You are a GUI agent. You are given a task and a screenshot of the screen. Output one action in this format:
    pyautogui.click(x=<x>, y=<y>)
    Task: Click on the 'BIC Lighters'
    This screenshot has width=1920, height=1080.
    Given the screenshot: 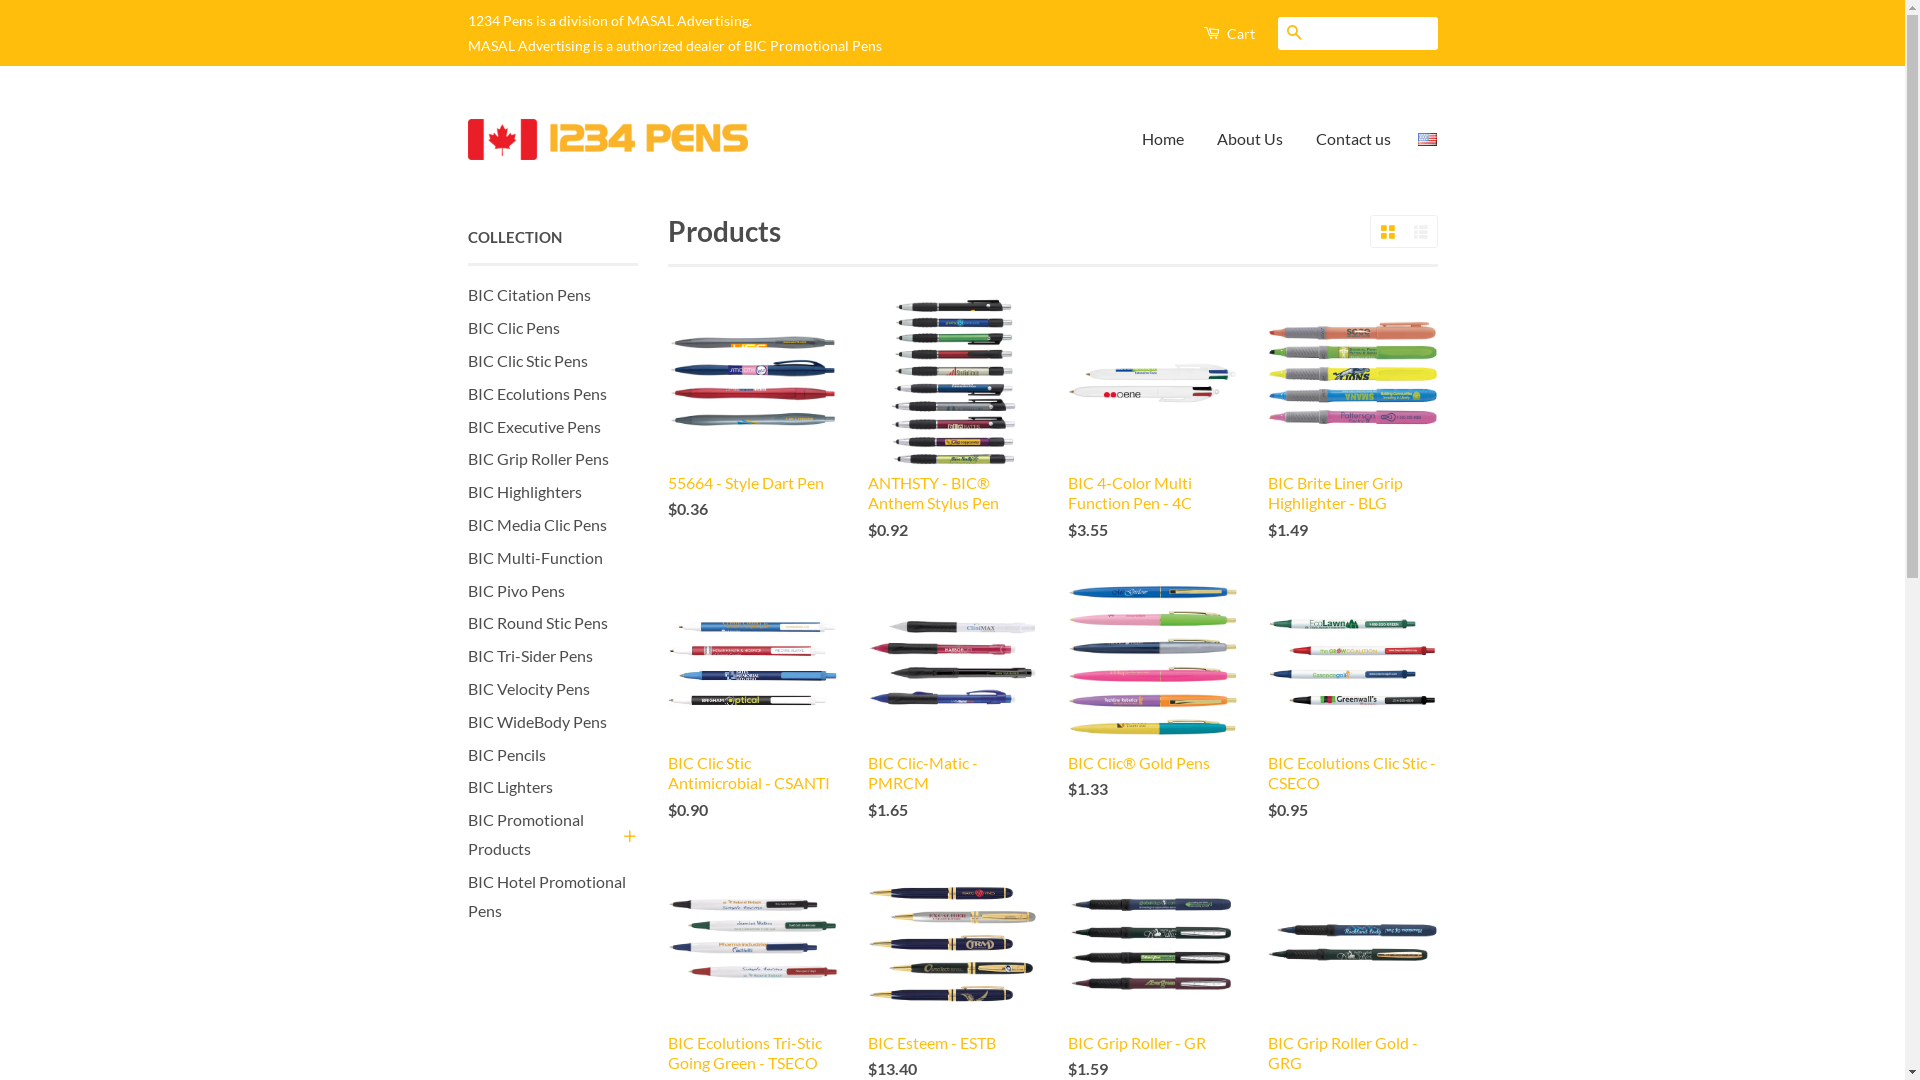 What is the action you would take?
    pyautogui.click(x=510, y=785)
    